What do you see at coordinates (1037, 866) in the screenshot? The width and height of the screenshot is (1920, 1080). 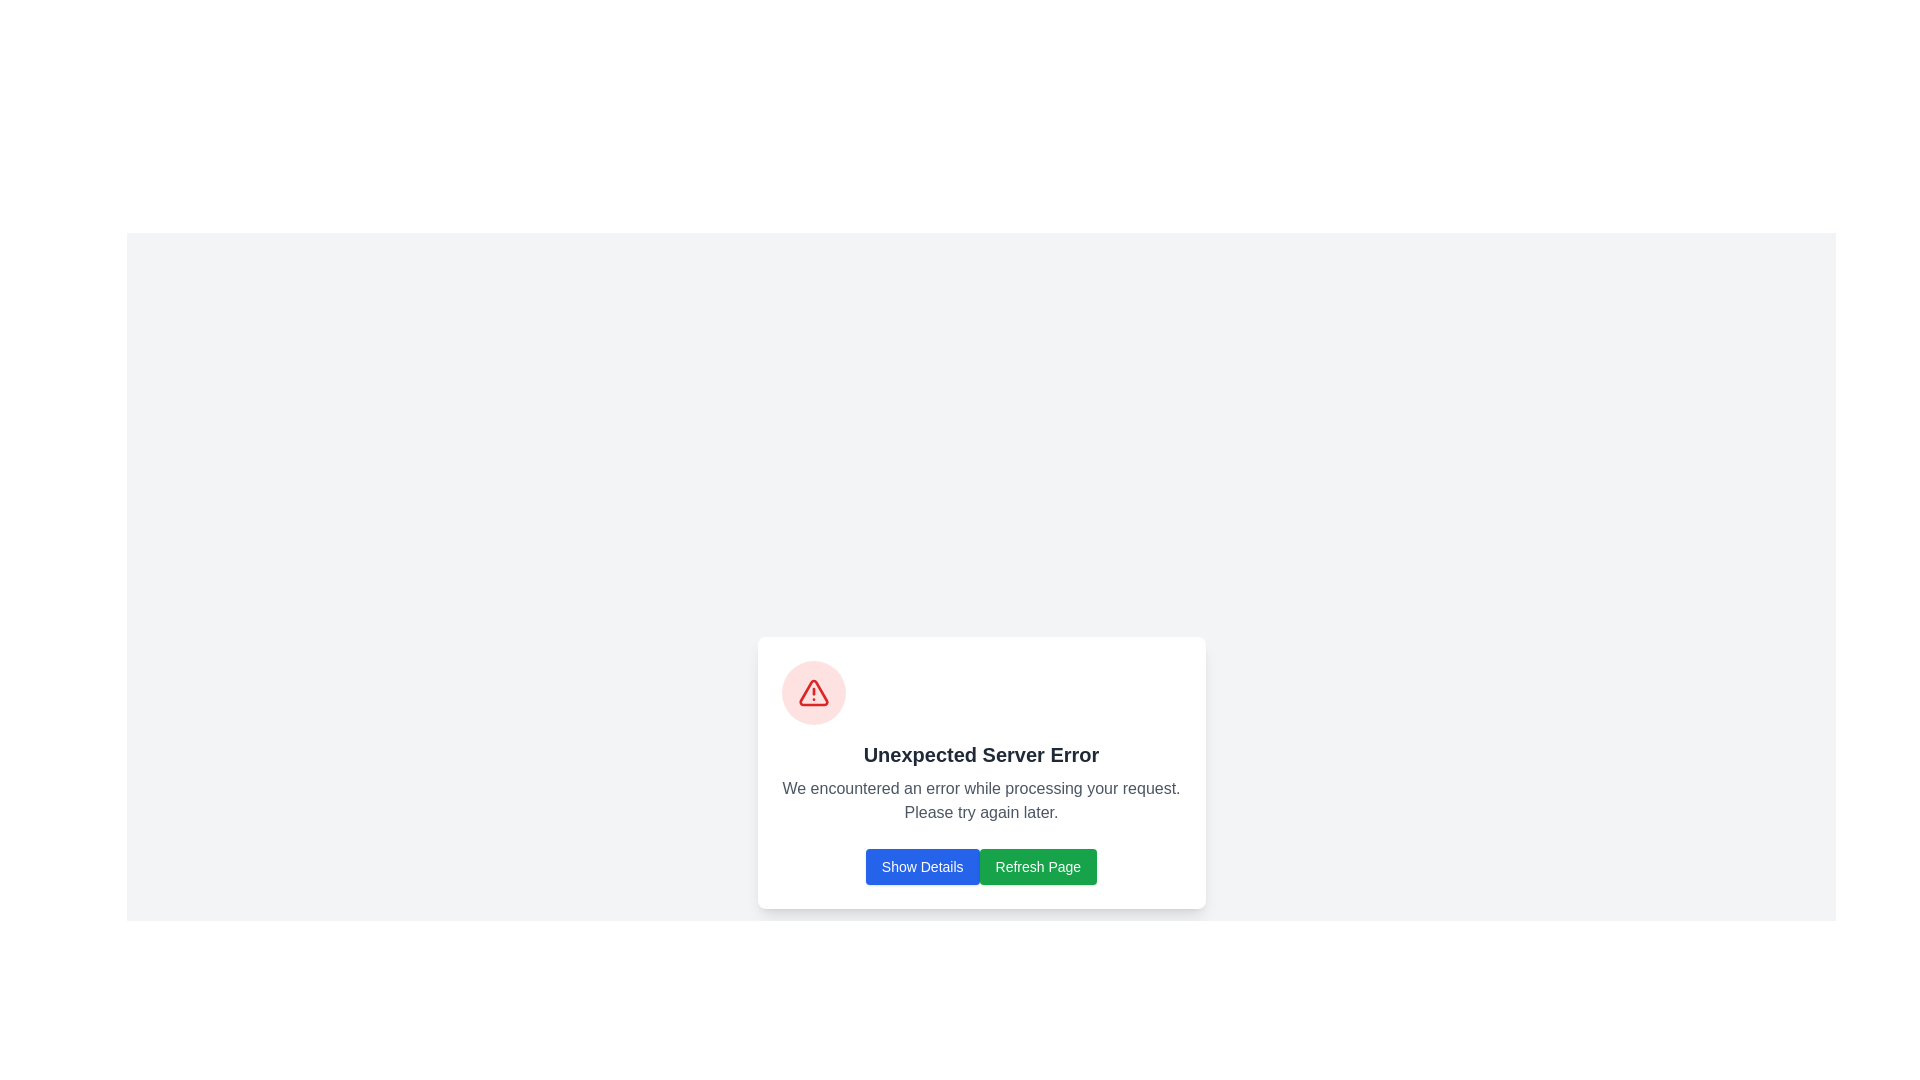 I see `the second button at the bottom of the dialog box, located to the right of the 'Show Details' button, to refresh the page` at bounding box center [1037, 866].